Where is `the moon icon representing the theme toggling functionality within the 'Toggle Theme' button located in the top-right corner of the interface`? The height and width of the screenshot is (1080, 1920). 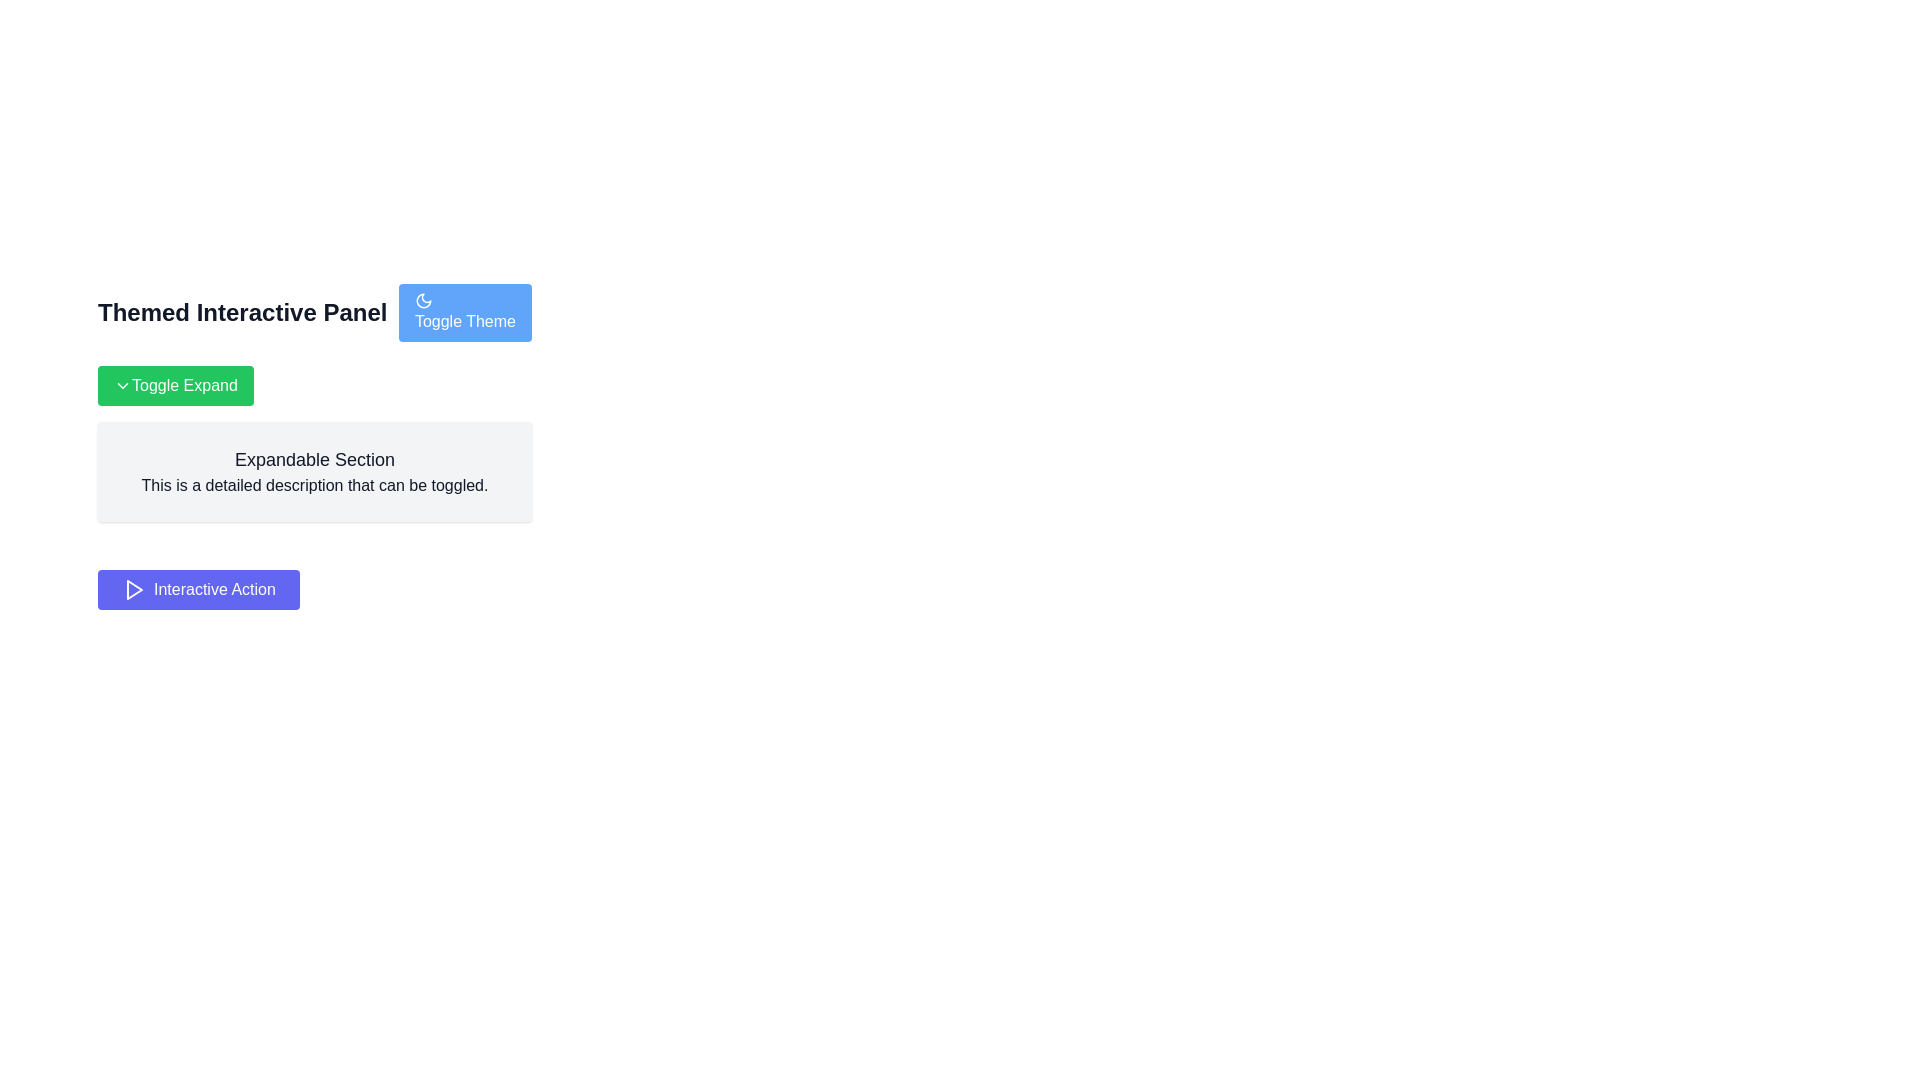
the moon icon representing the theme toggling functionality within the 'Toggle Theme' button located in the top-right corner of the interface is located at coordinates (422, 300).